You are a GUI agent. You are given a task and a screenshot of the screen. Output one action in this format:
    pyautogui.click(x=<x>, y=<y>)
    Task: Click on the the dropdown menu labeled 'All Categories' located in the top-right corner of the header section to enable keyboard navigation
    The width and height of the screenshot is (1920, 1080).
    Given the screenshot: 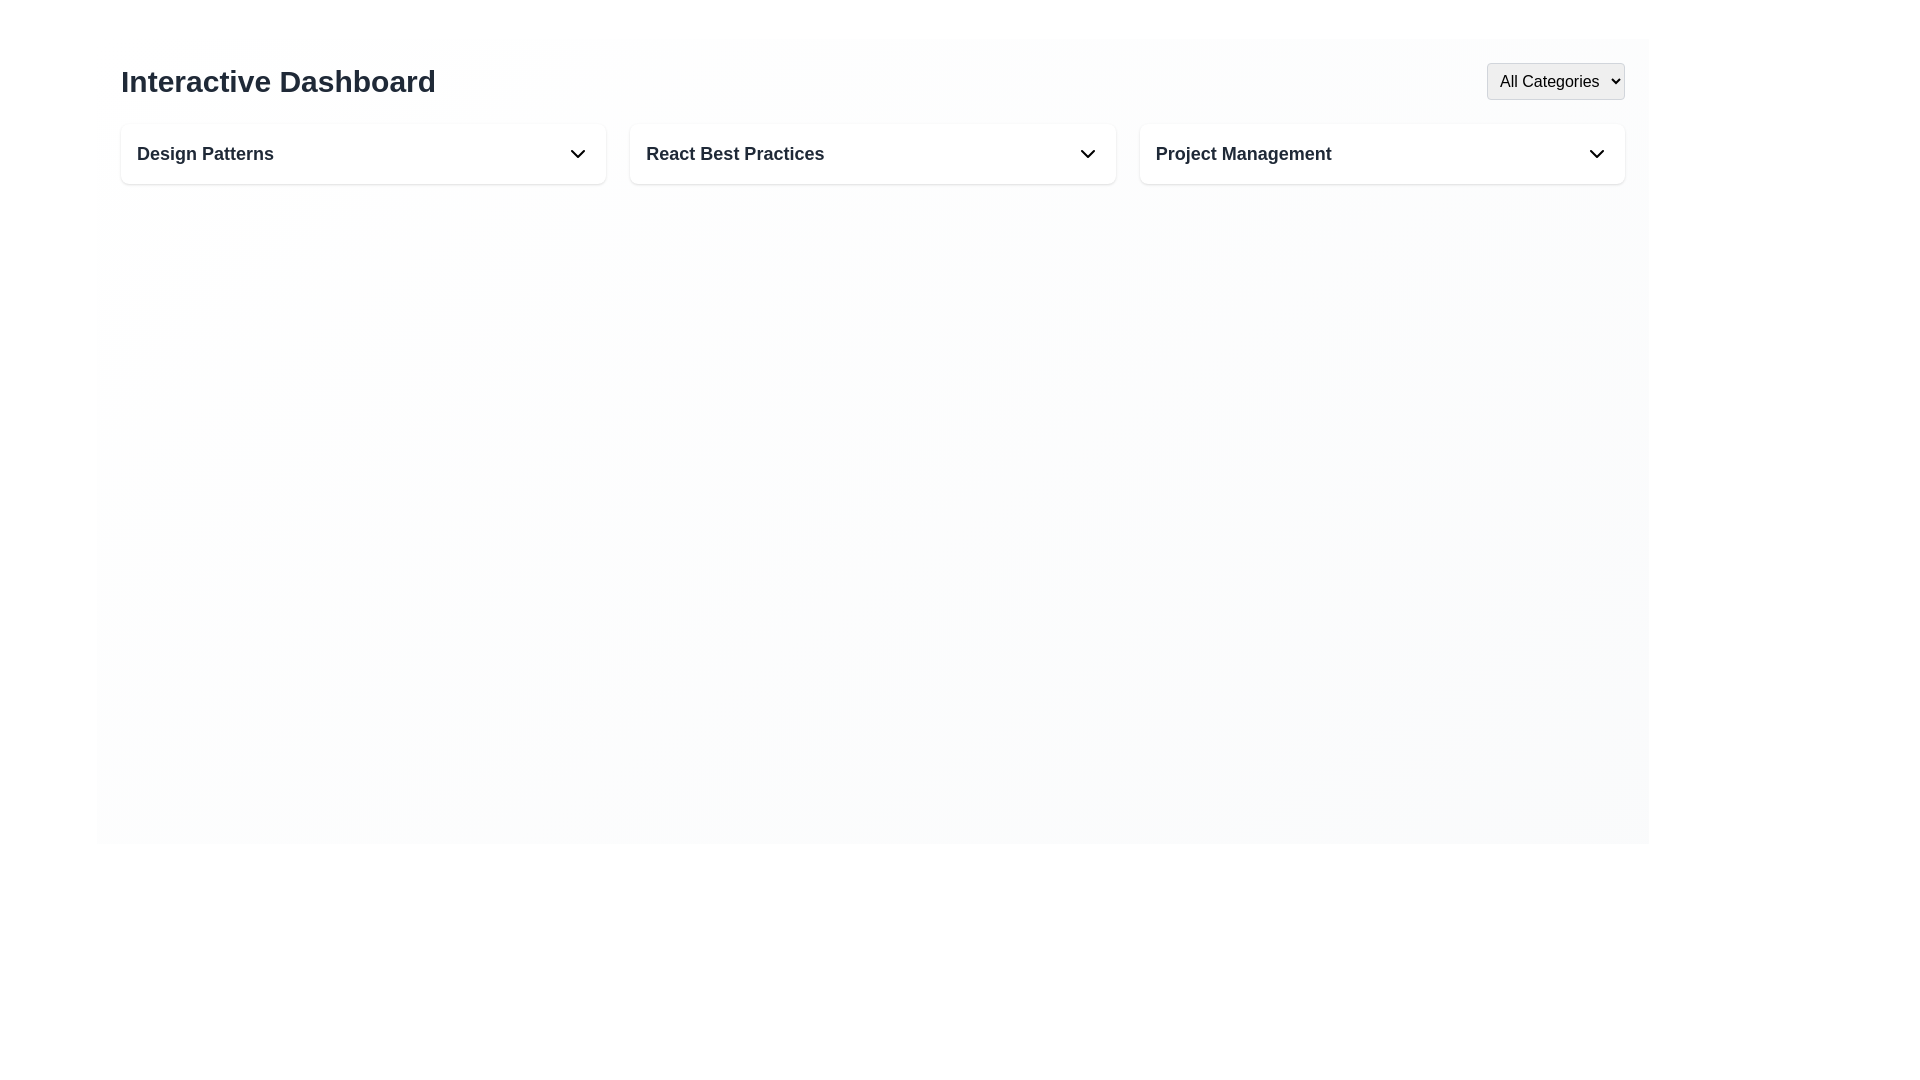 What is the action you would take?
    pyautogui.click(x=1554, y=80)
    